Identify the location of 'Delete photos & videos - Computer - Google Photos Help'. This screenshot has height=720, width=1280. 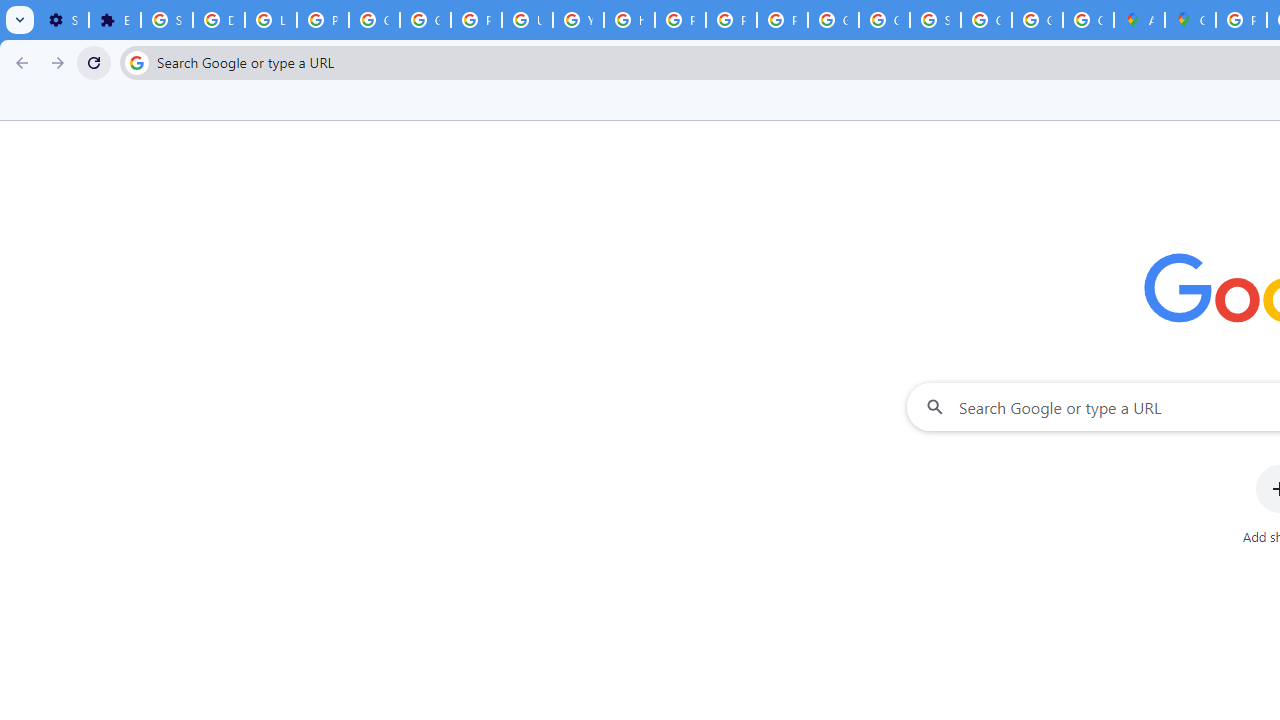
(218, 20).